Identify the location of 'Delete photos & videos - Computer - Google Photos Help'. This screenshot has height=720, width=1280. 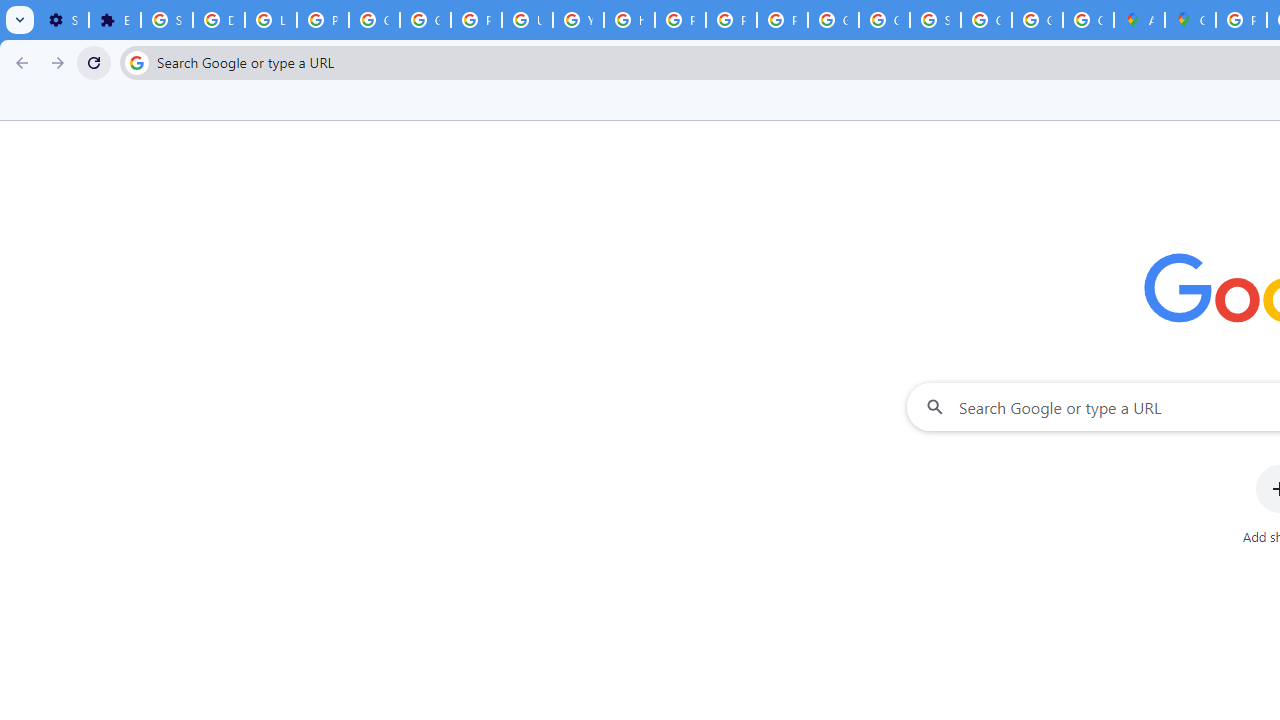
(218, 20).